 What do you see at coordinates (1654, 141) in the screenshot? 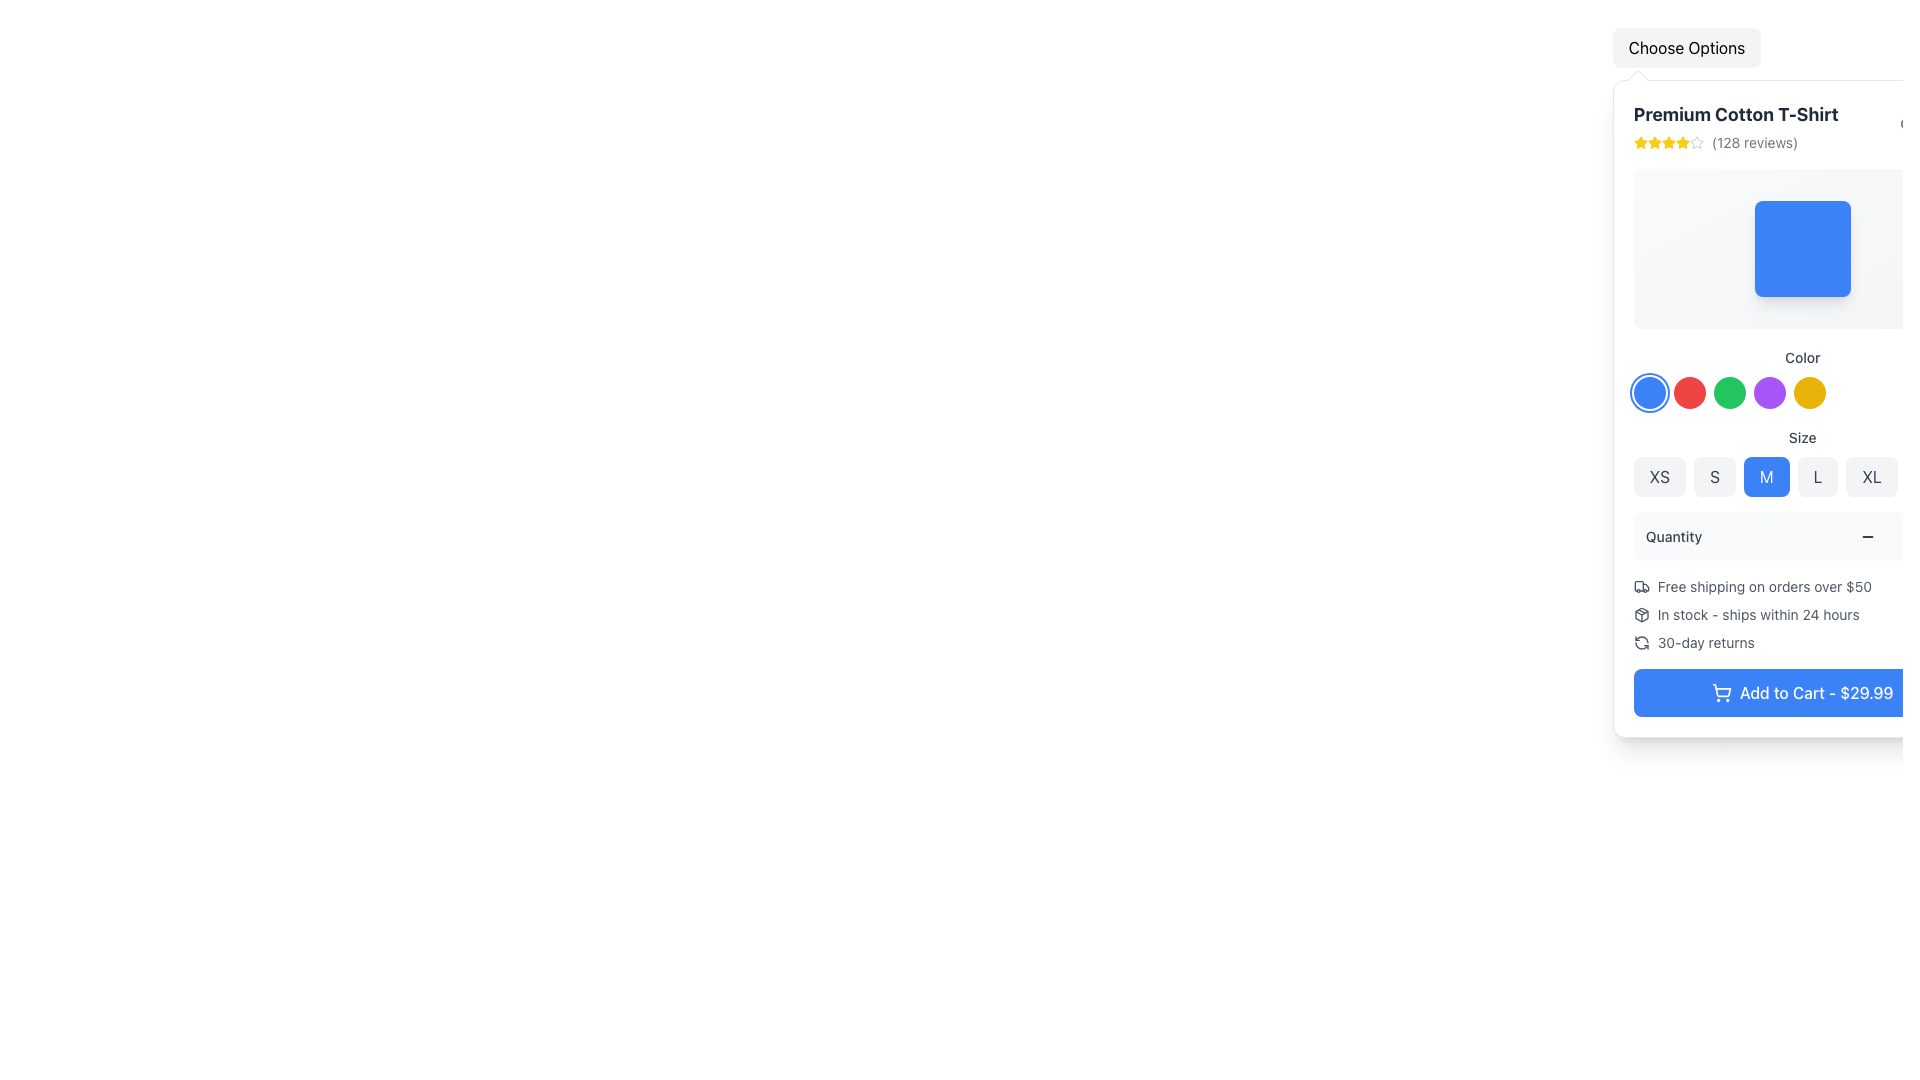
I see `the second star-shaped icon filled with bright yellow color in the rating component below the product title 'Premium Cotton T-Shirt' to adjust the rating` at bounding box center [1654, 141].